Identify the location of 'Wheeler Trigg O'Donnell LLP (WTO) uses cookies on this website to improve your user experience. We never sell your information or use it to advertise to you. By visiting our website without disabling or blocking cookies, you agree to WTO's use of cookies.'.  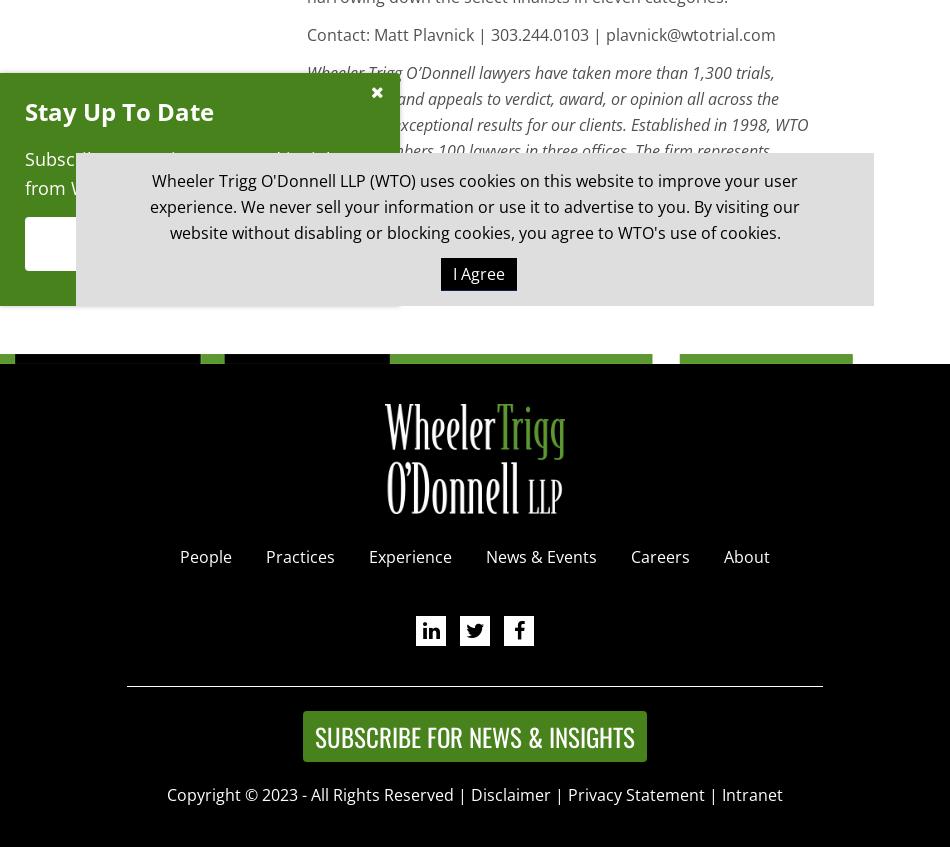
(475, 205).